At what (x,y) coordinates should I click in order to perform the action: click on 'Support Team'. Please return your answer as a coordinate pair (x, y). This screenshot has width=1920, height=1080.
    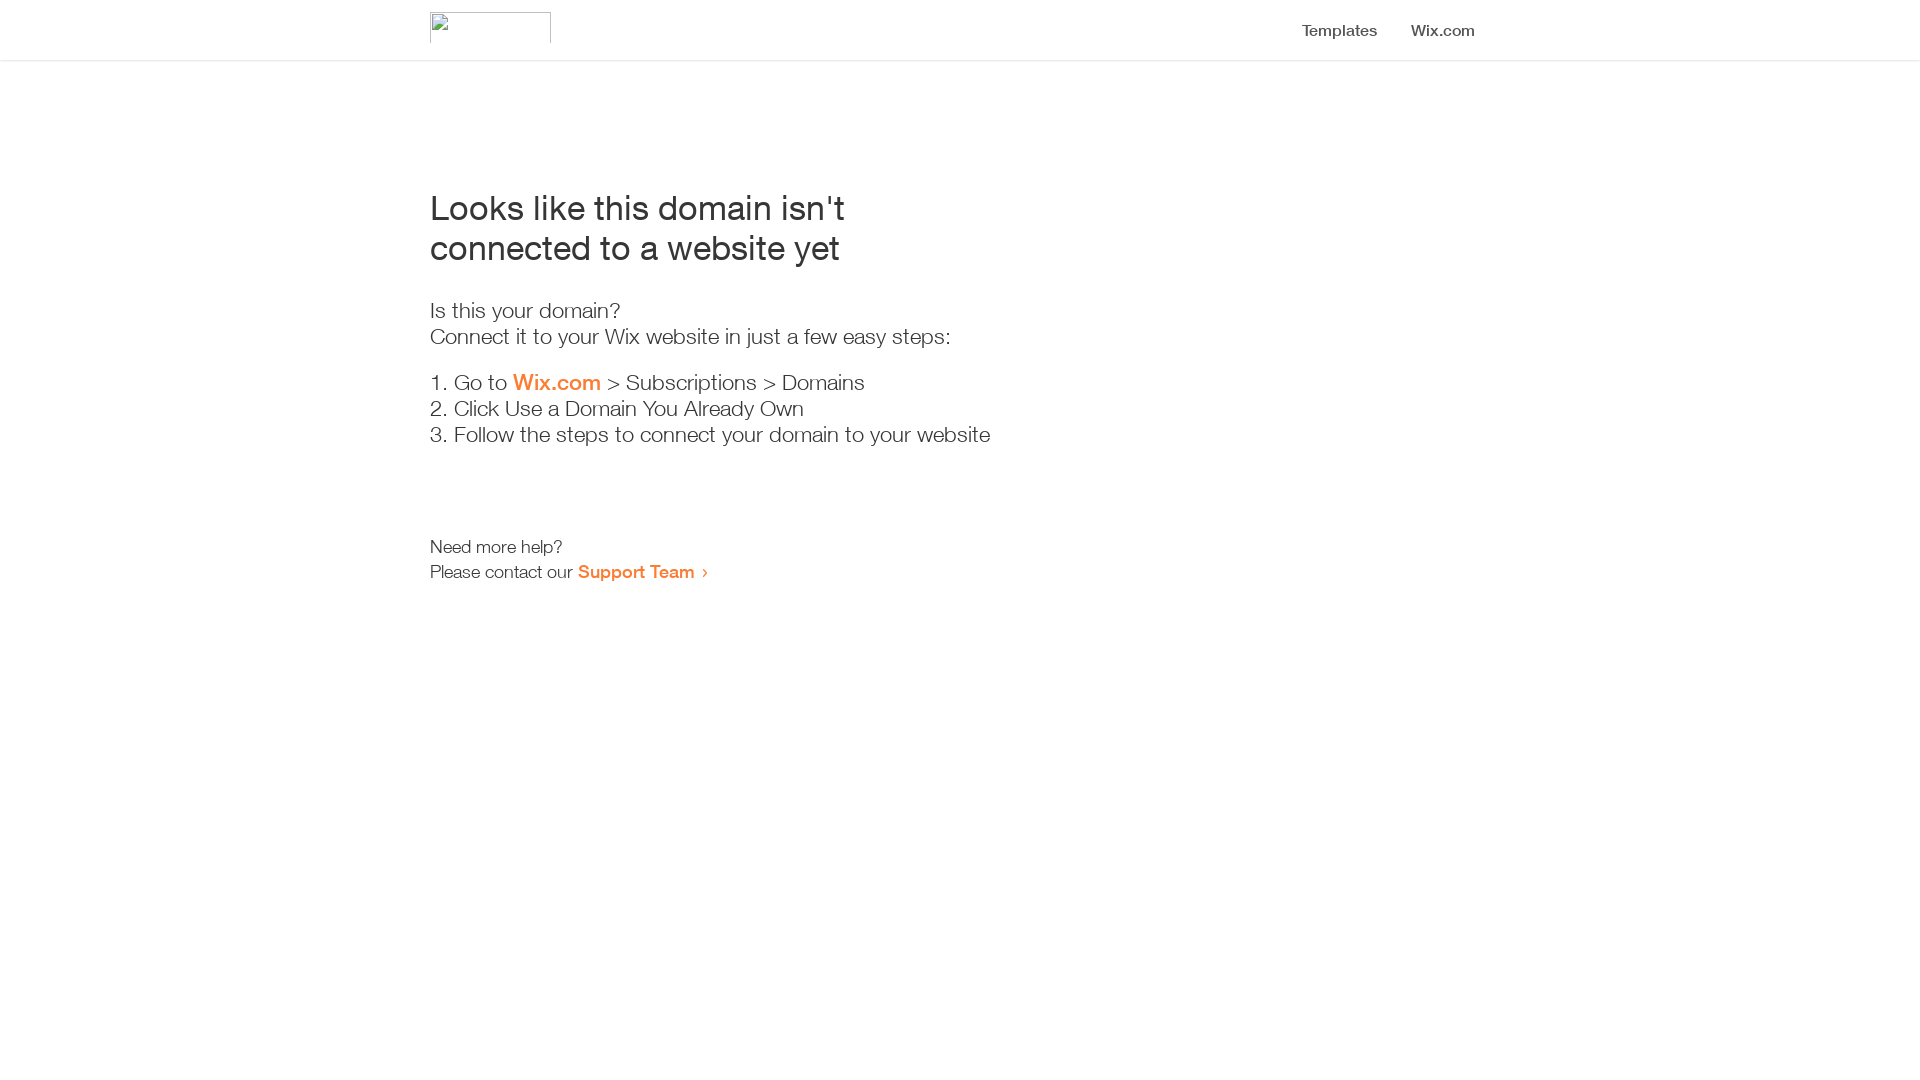
    Looking at the image, I should click on (635, 570).